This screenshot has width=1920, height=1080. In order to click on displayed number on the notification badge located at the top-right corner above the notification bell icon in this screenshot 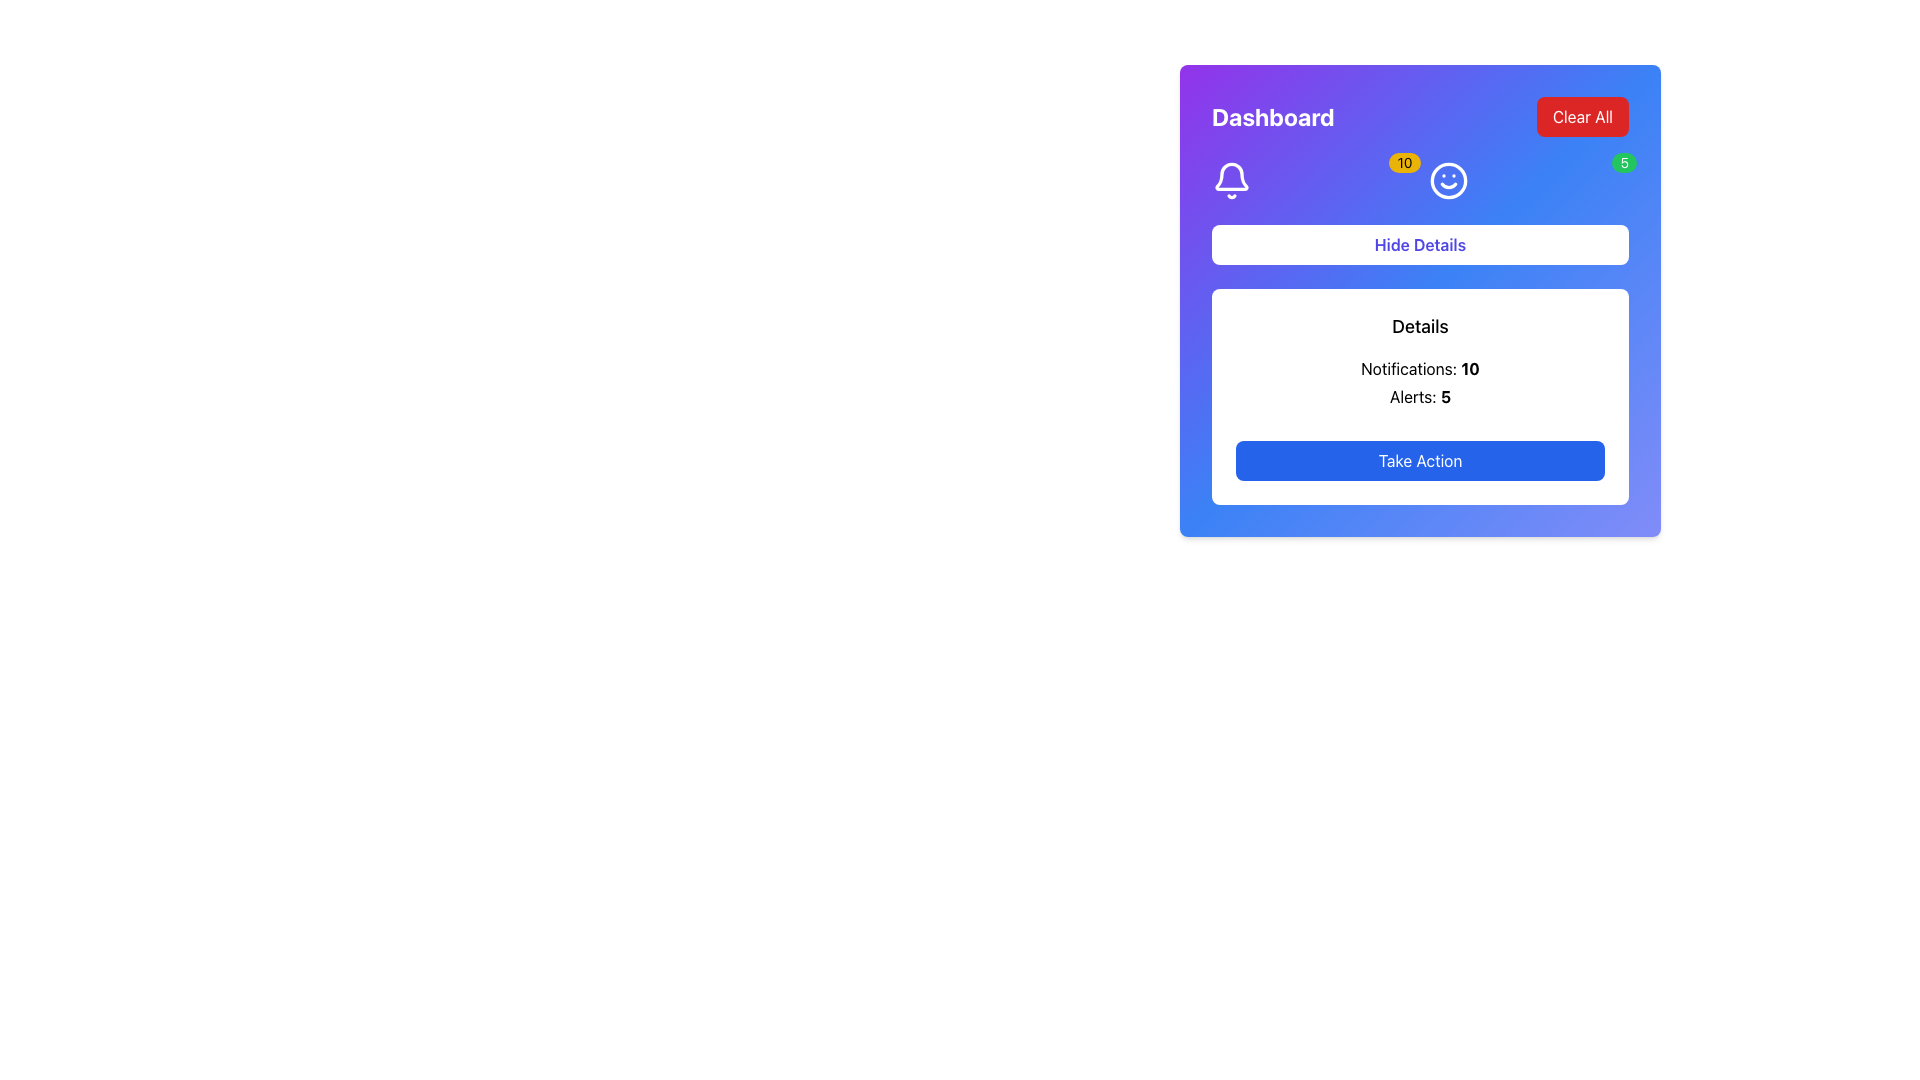, I will do `click(1404, 161)`.